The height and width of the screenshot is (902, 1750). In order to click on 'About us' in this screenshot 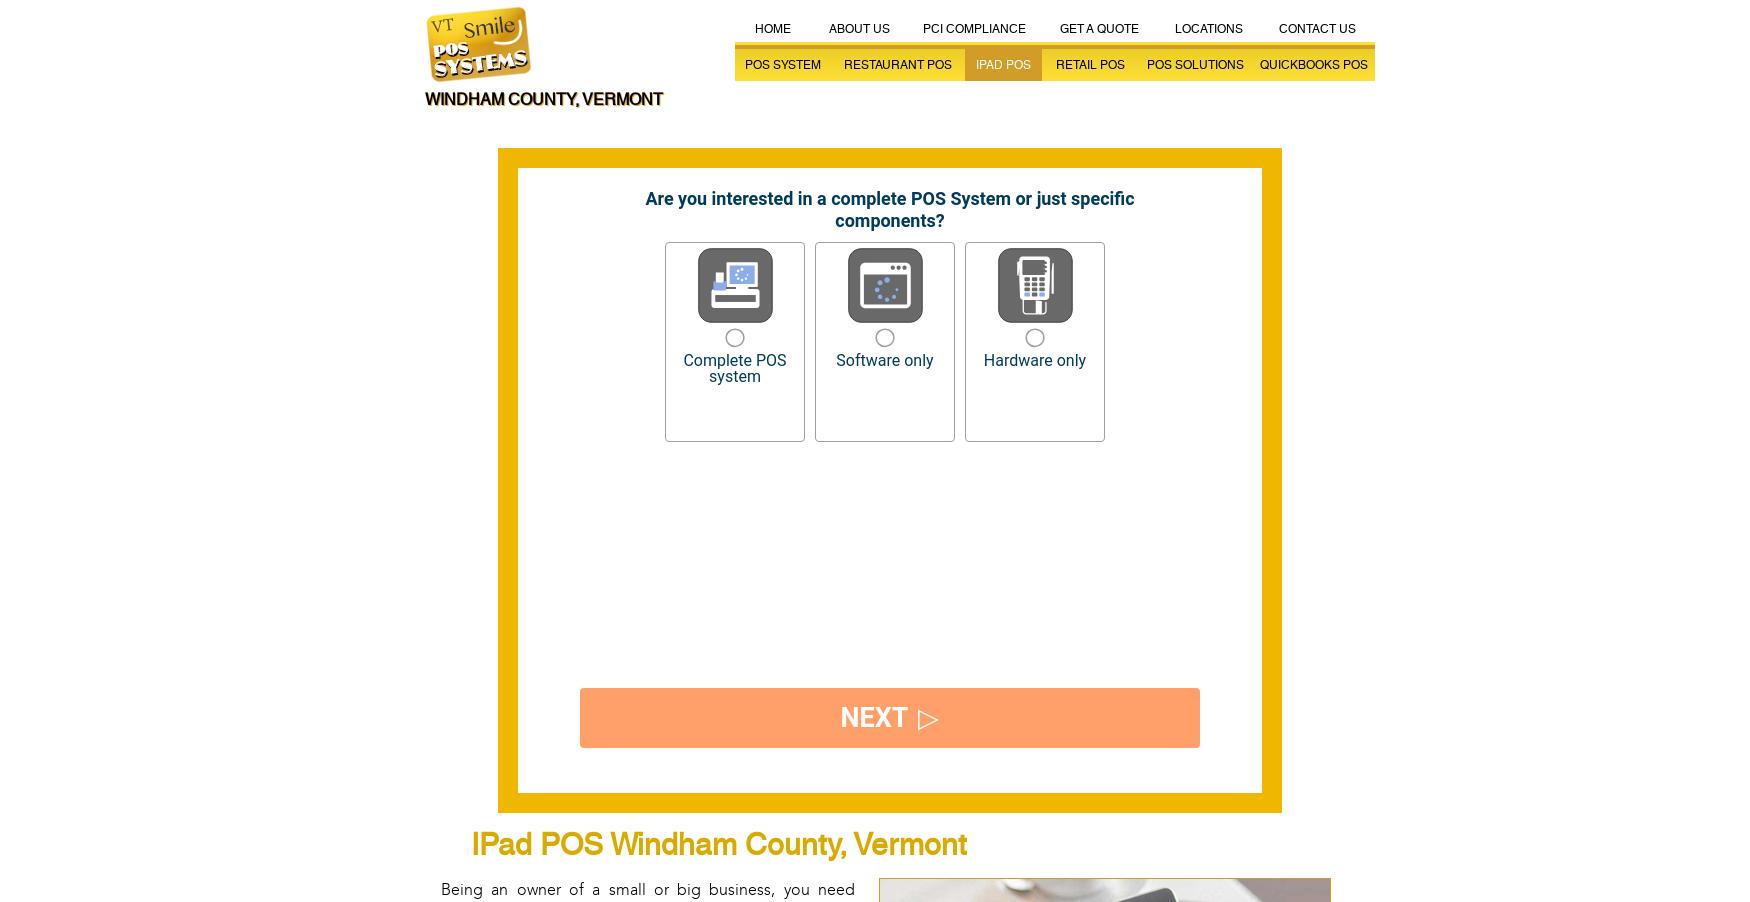, I will do `click(828, 28)`.